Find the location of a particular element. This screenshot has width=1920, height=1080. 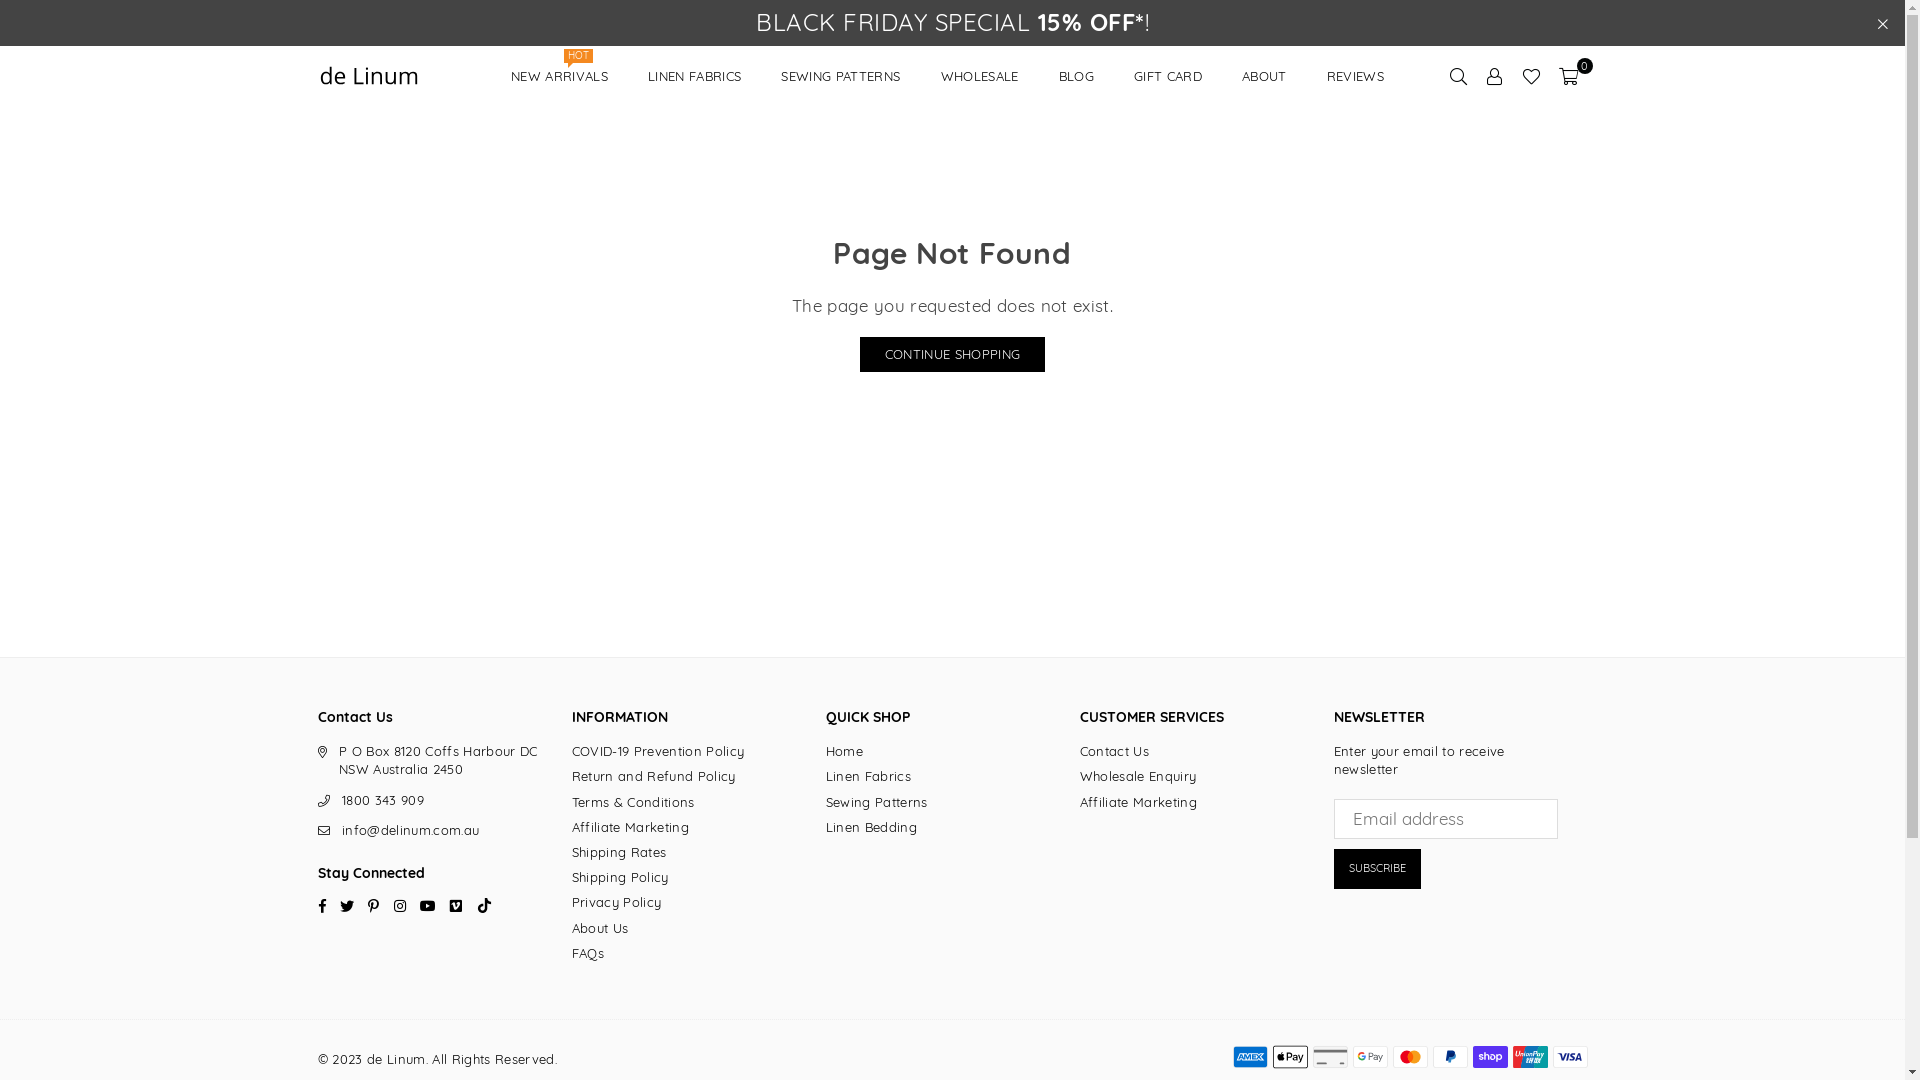

'Privacy Policy' is located at coordinates (616, 902).